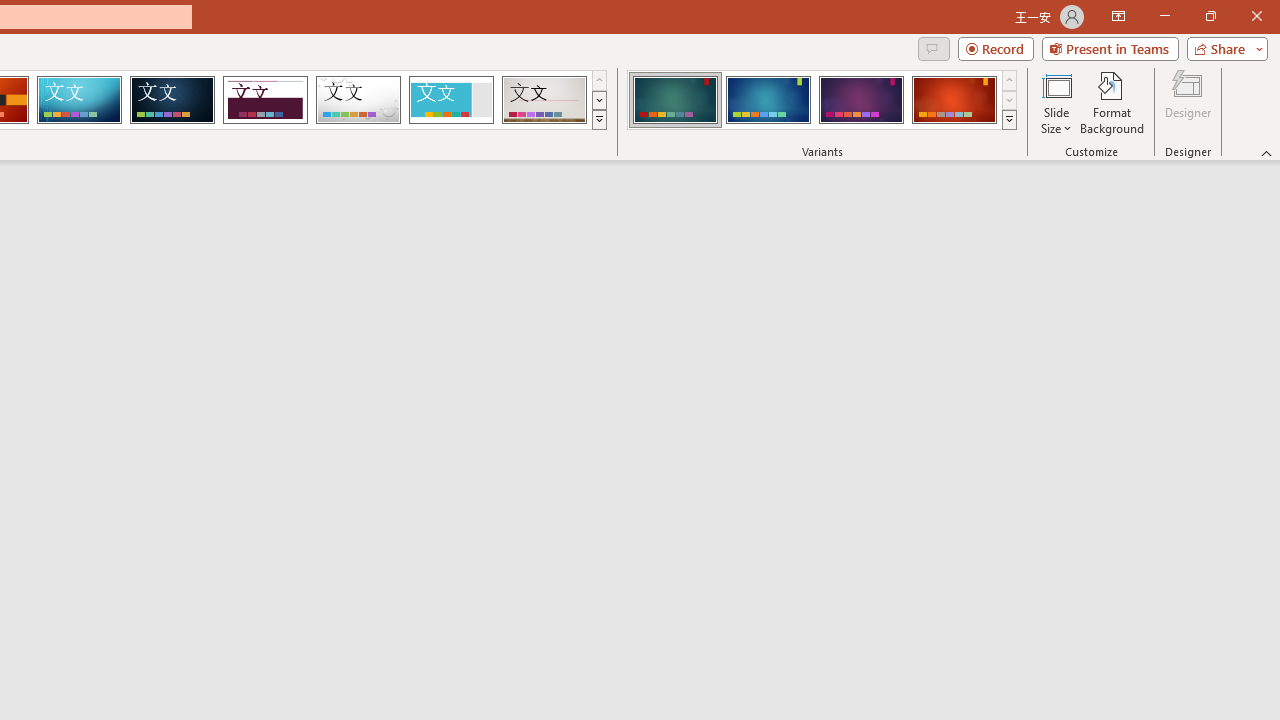 The width and height of the screenshot is (1280, 720). What do you see at coordinates (861, 100) in the screenshot?
I see `'Ion Variant 3'` at bounding box center [861, 100].